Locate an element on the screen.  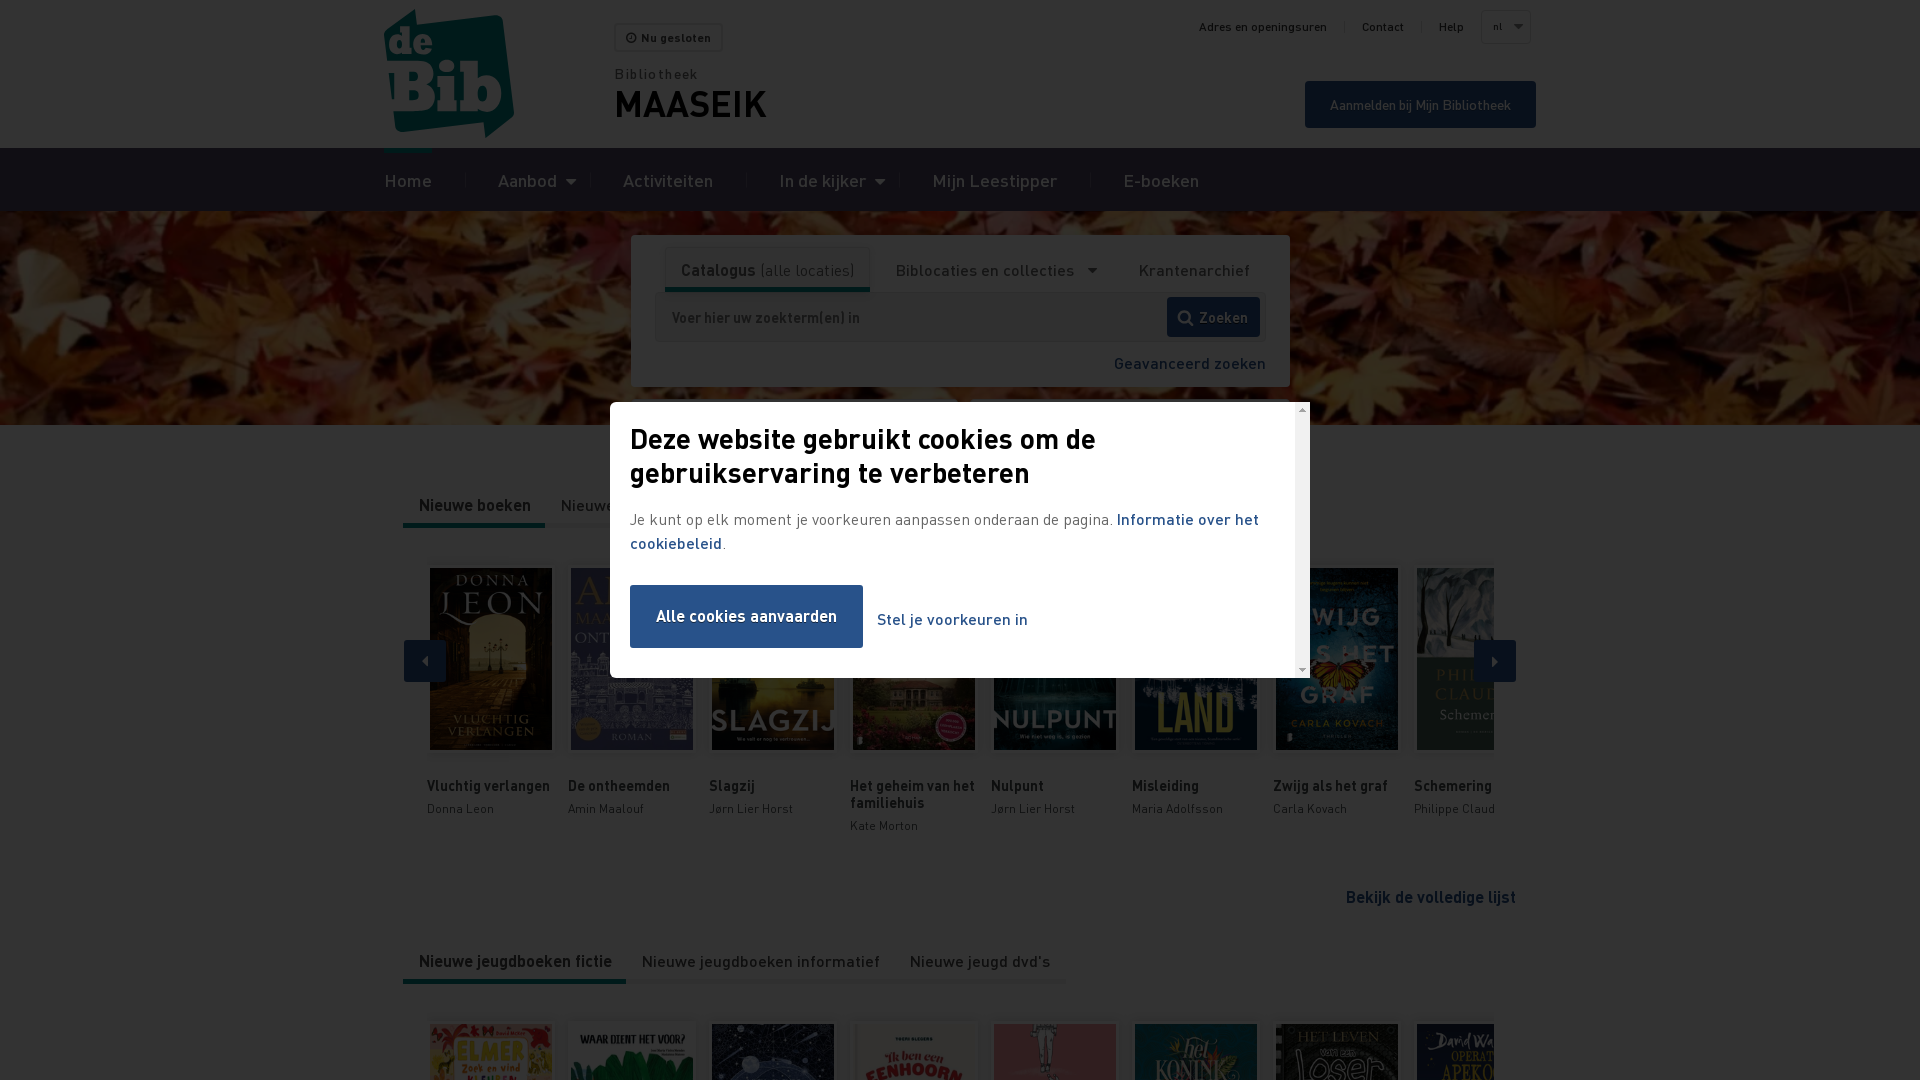
'Nieuwe boeken' is located at coordinates (474, 504).